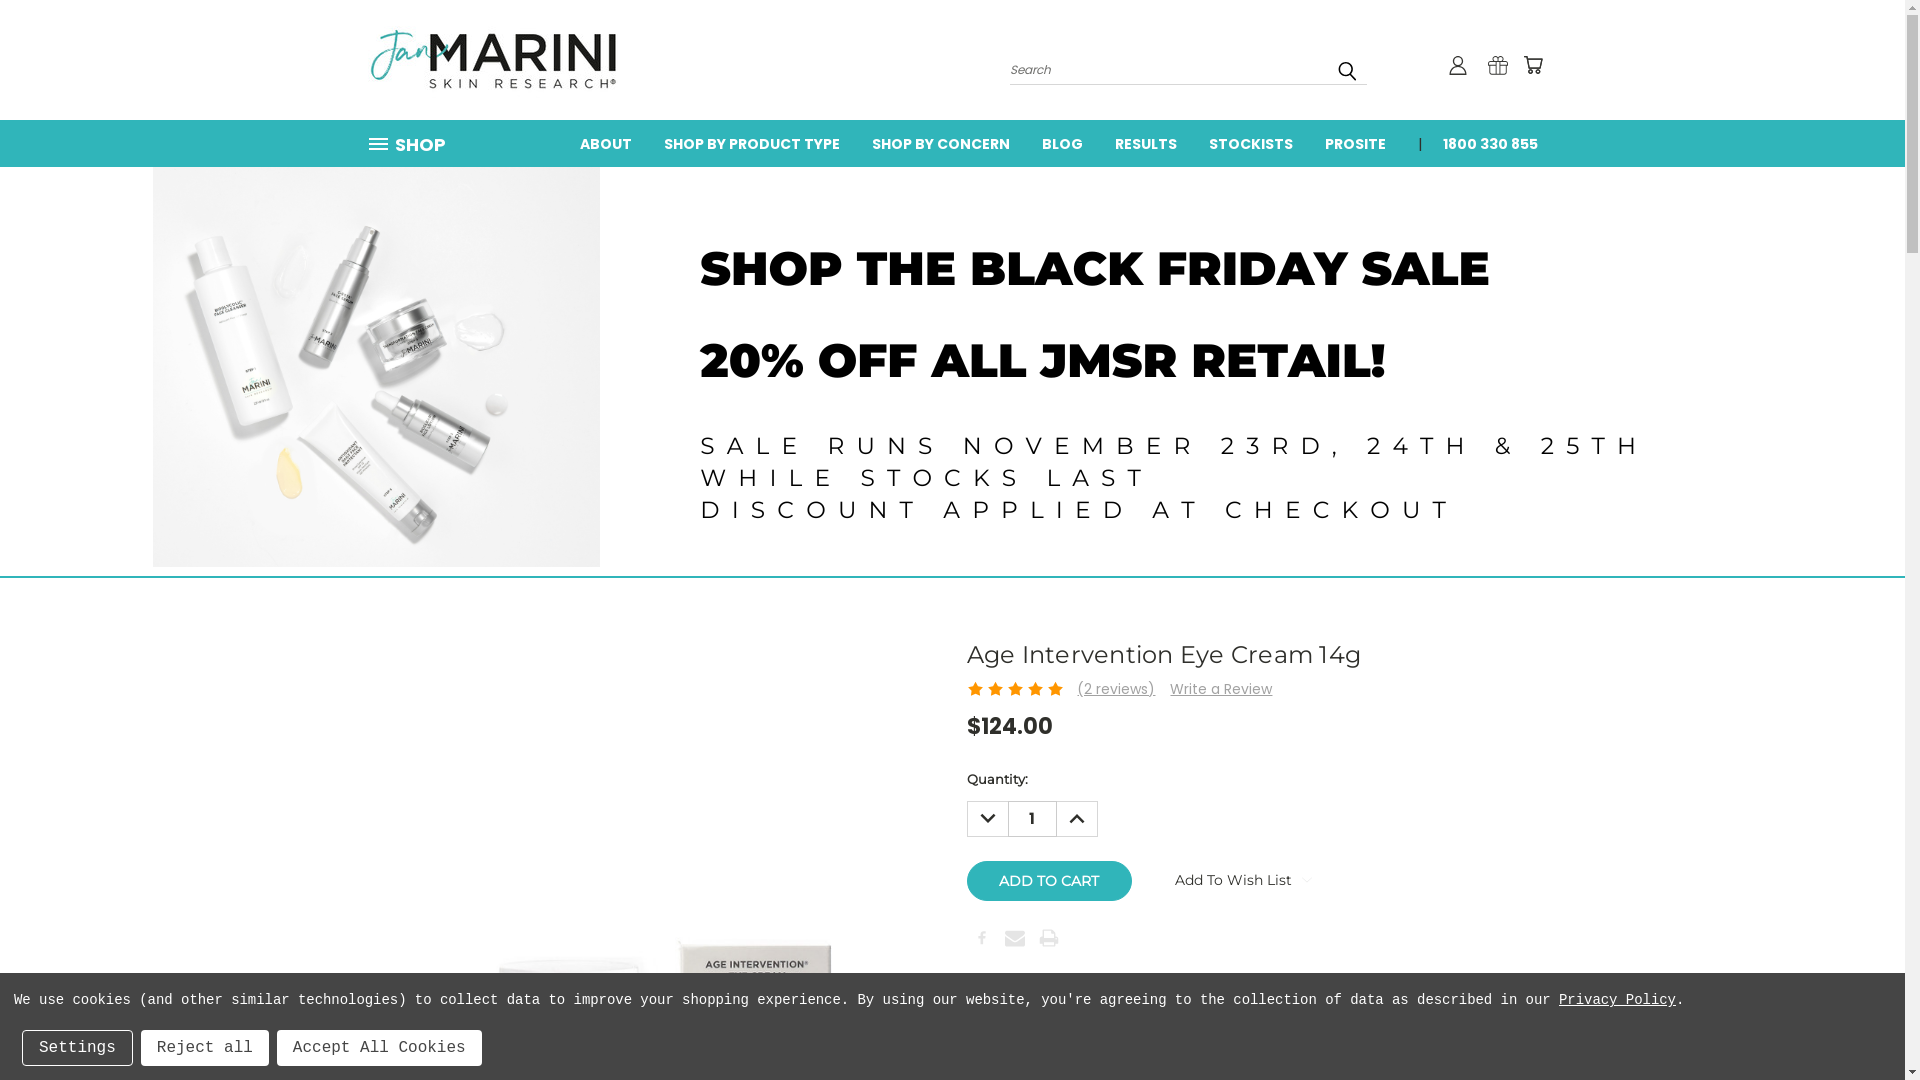 Image resolution: width=1920 pixels, height=1080 pixels. Describe the element at coordinates (205, 1047) in the screenshot. I see `'Reject all'` at that location.